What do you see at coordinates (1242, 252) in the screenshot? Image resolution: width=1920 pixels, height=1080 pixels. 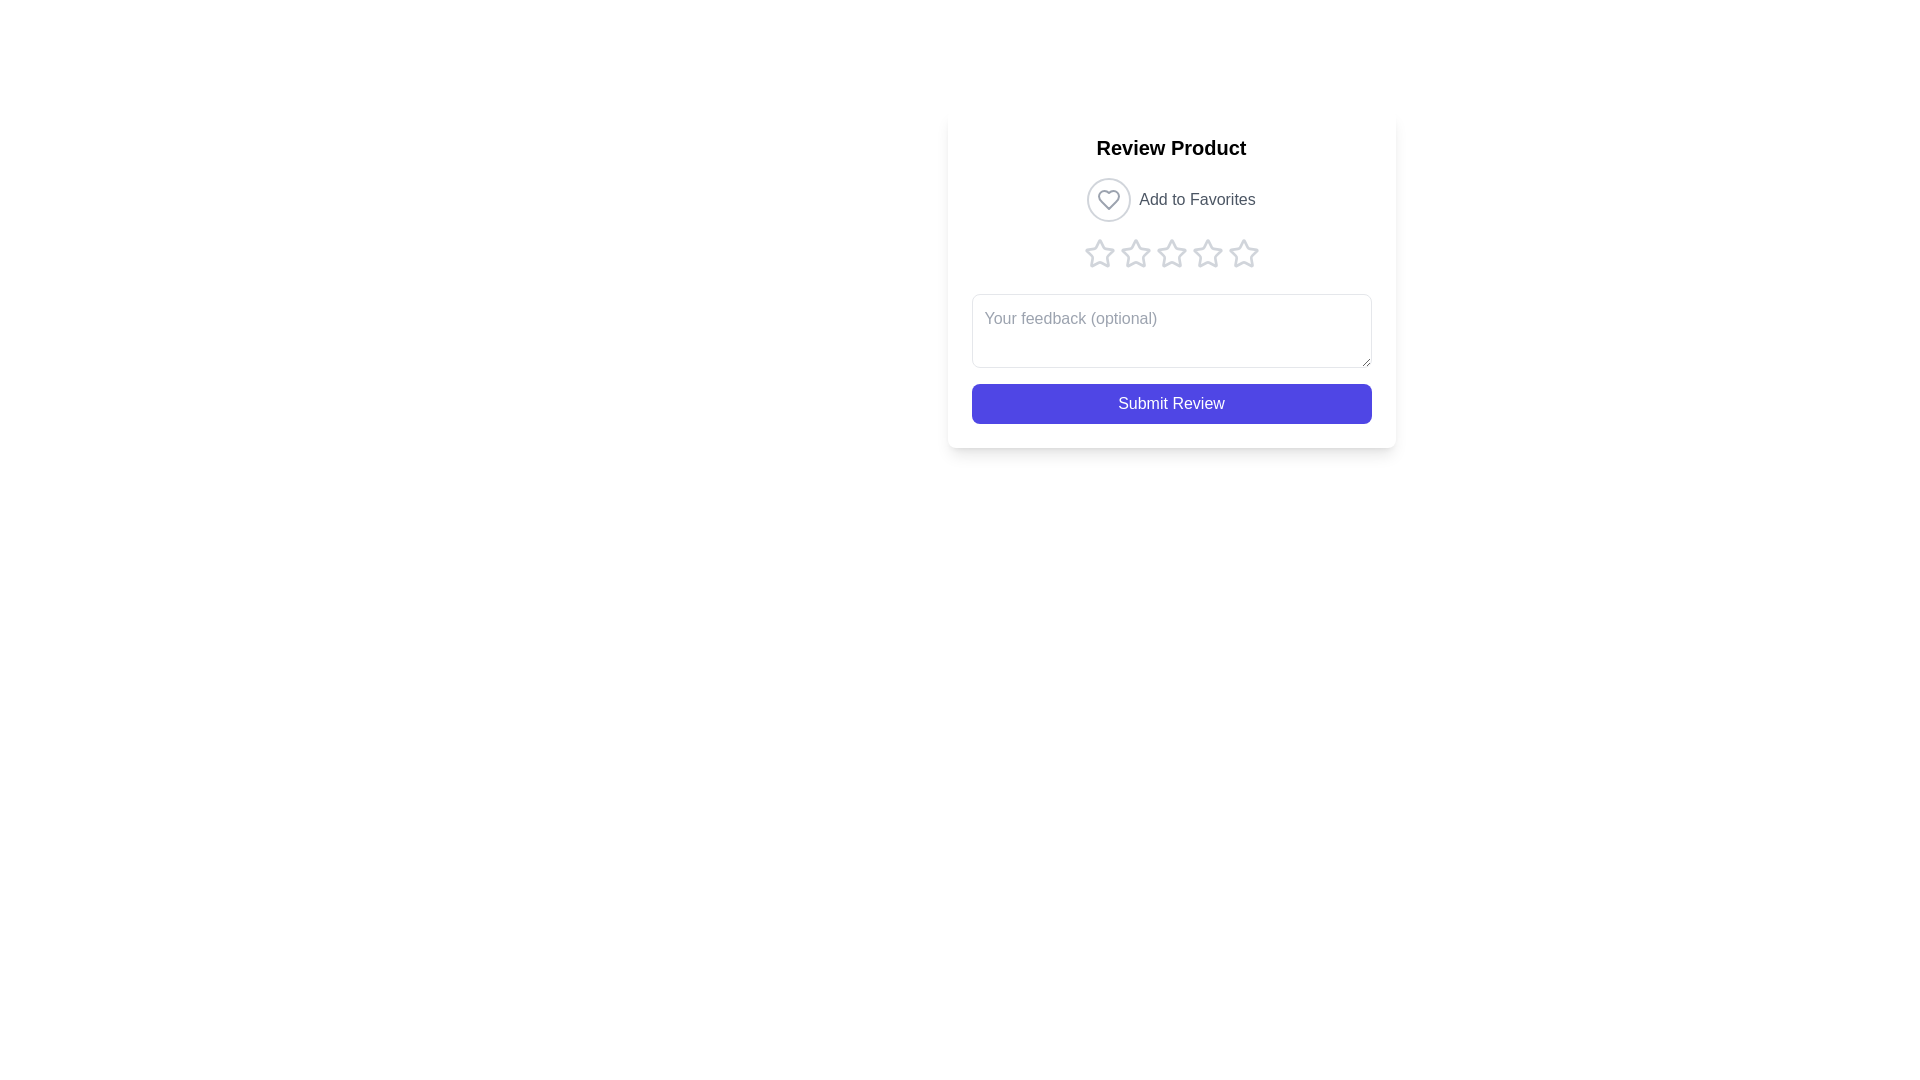 I see `the fifth star rating icon` at bounding box center [1242, 252].